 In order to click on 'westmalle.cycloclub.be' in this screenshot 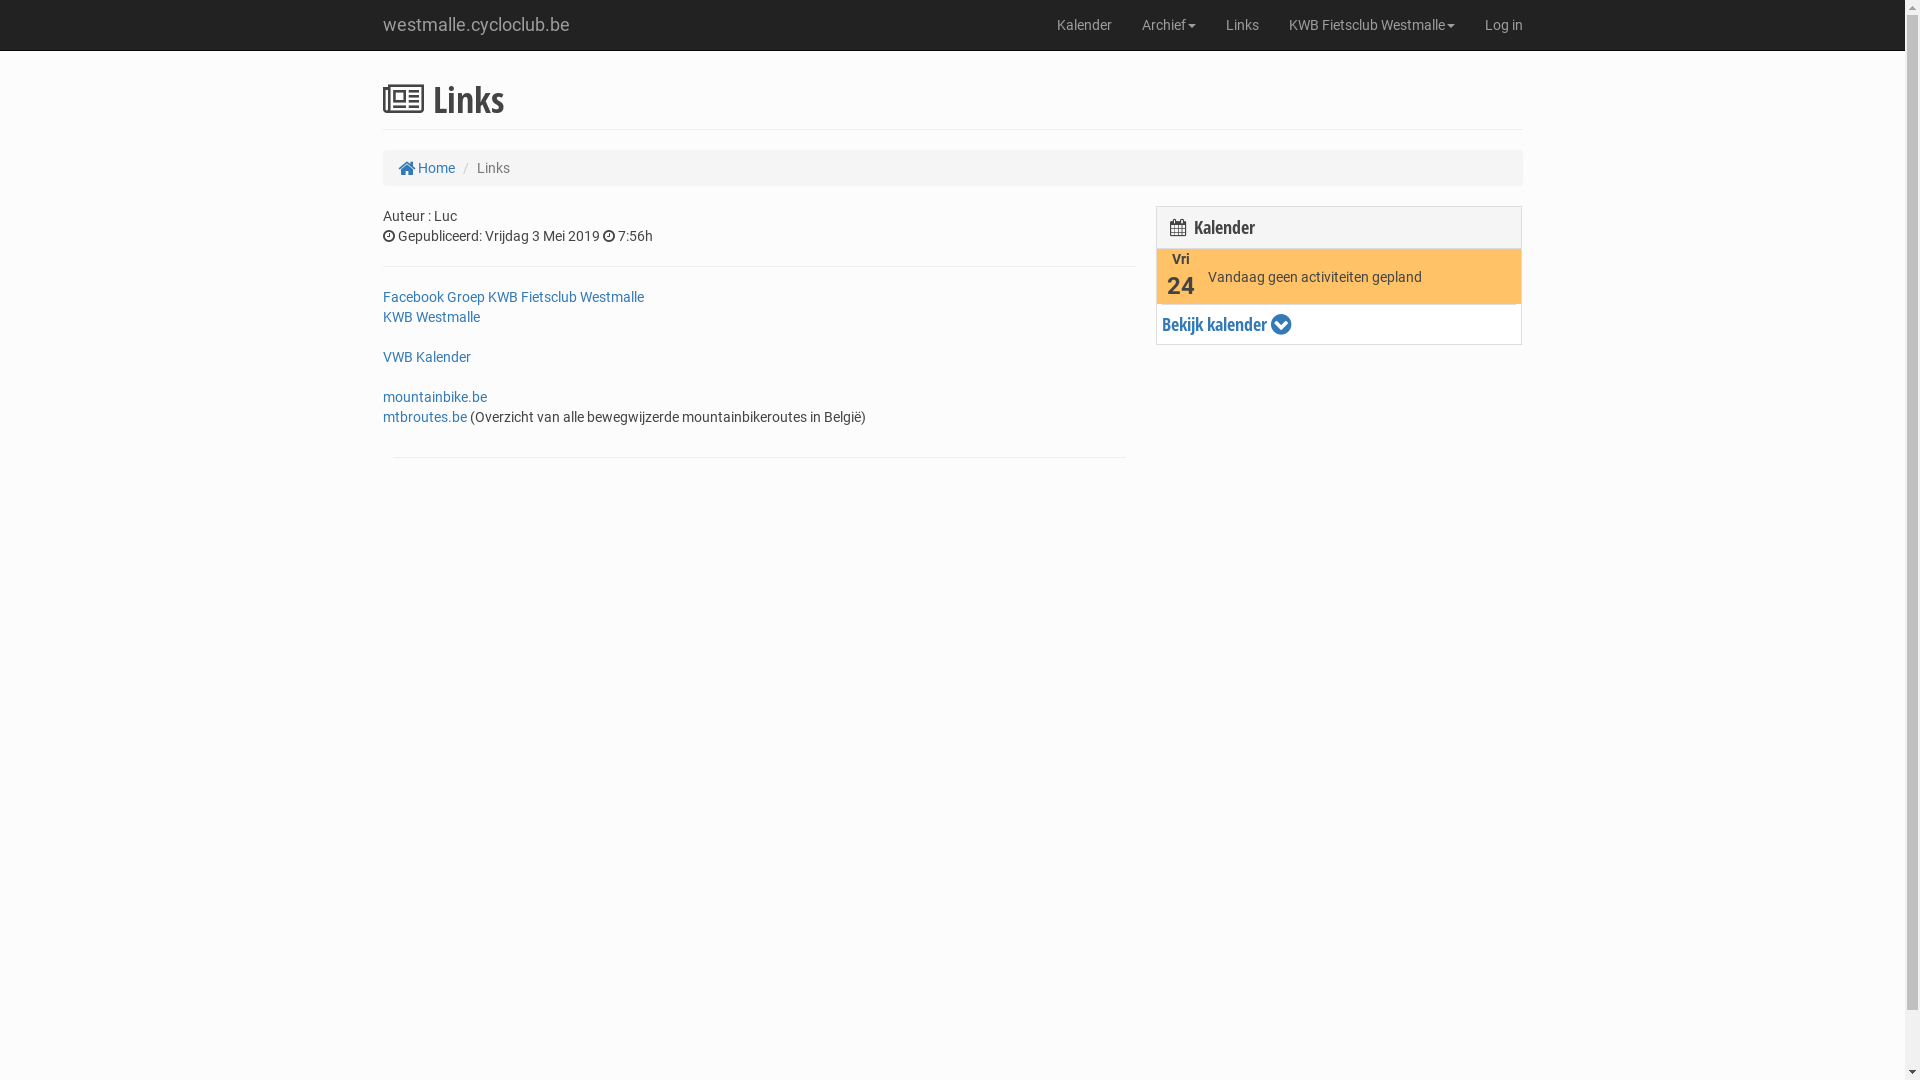, I will do `click(475, 24)`.